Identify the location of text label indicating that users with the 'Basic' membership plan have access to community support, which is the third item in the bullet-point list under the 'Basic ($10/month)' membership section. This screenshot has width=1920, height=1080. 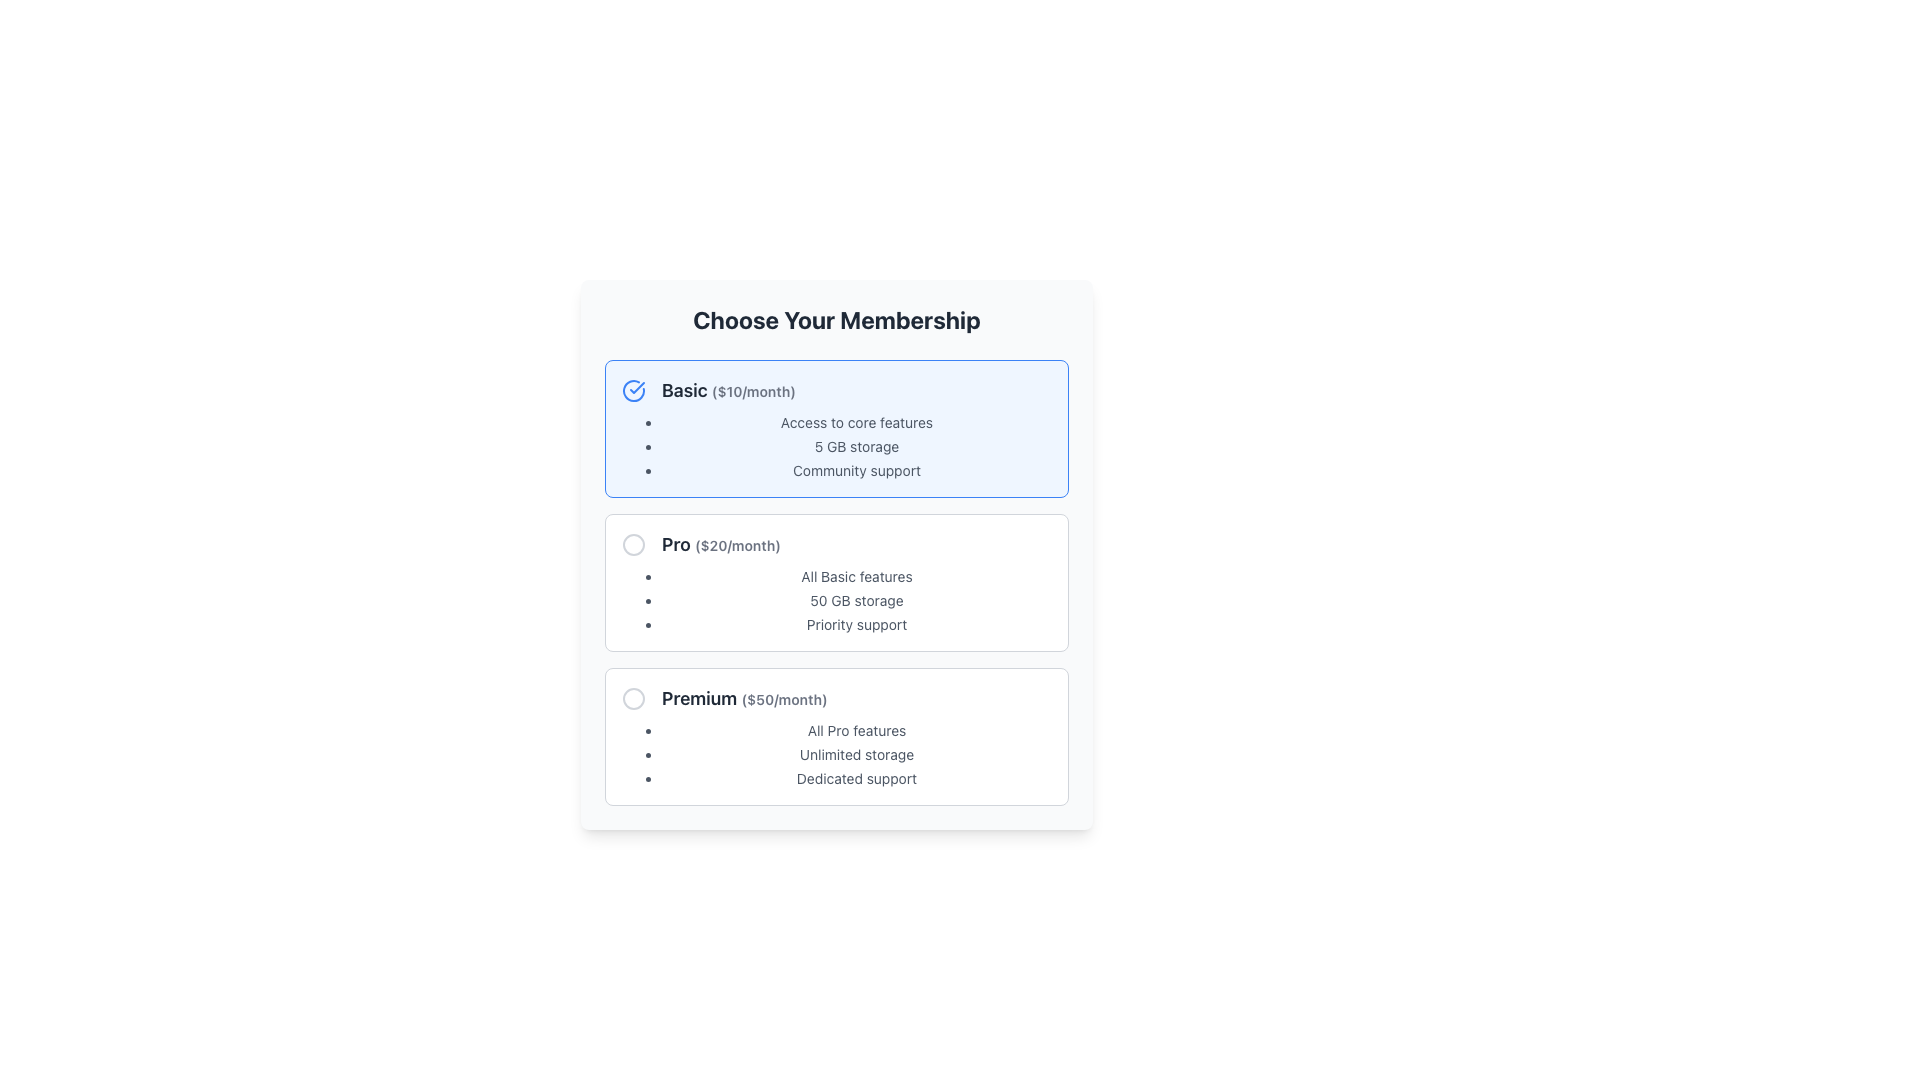
(857, 470).